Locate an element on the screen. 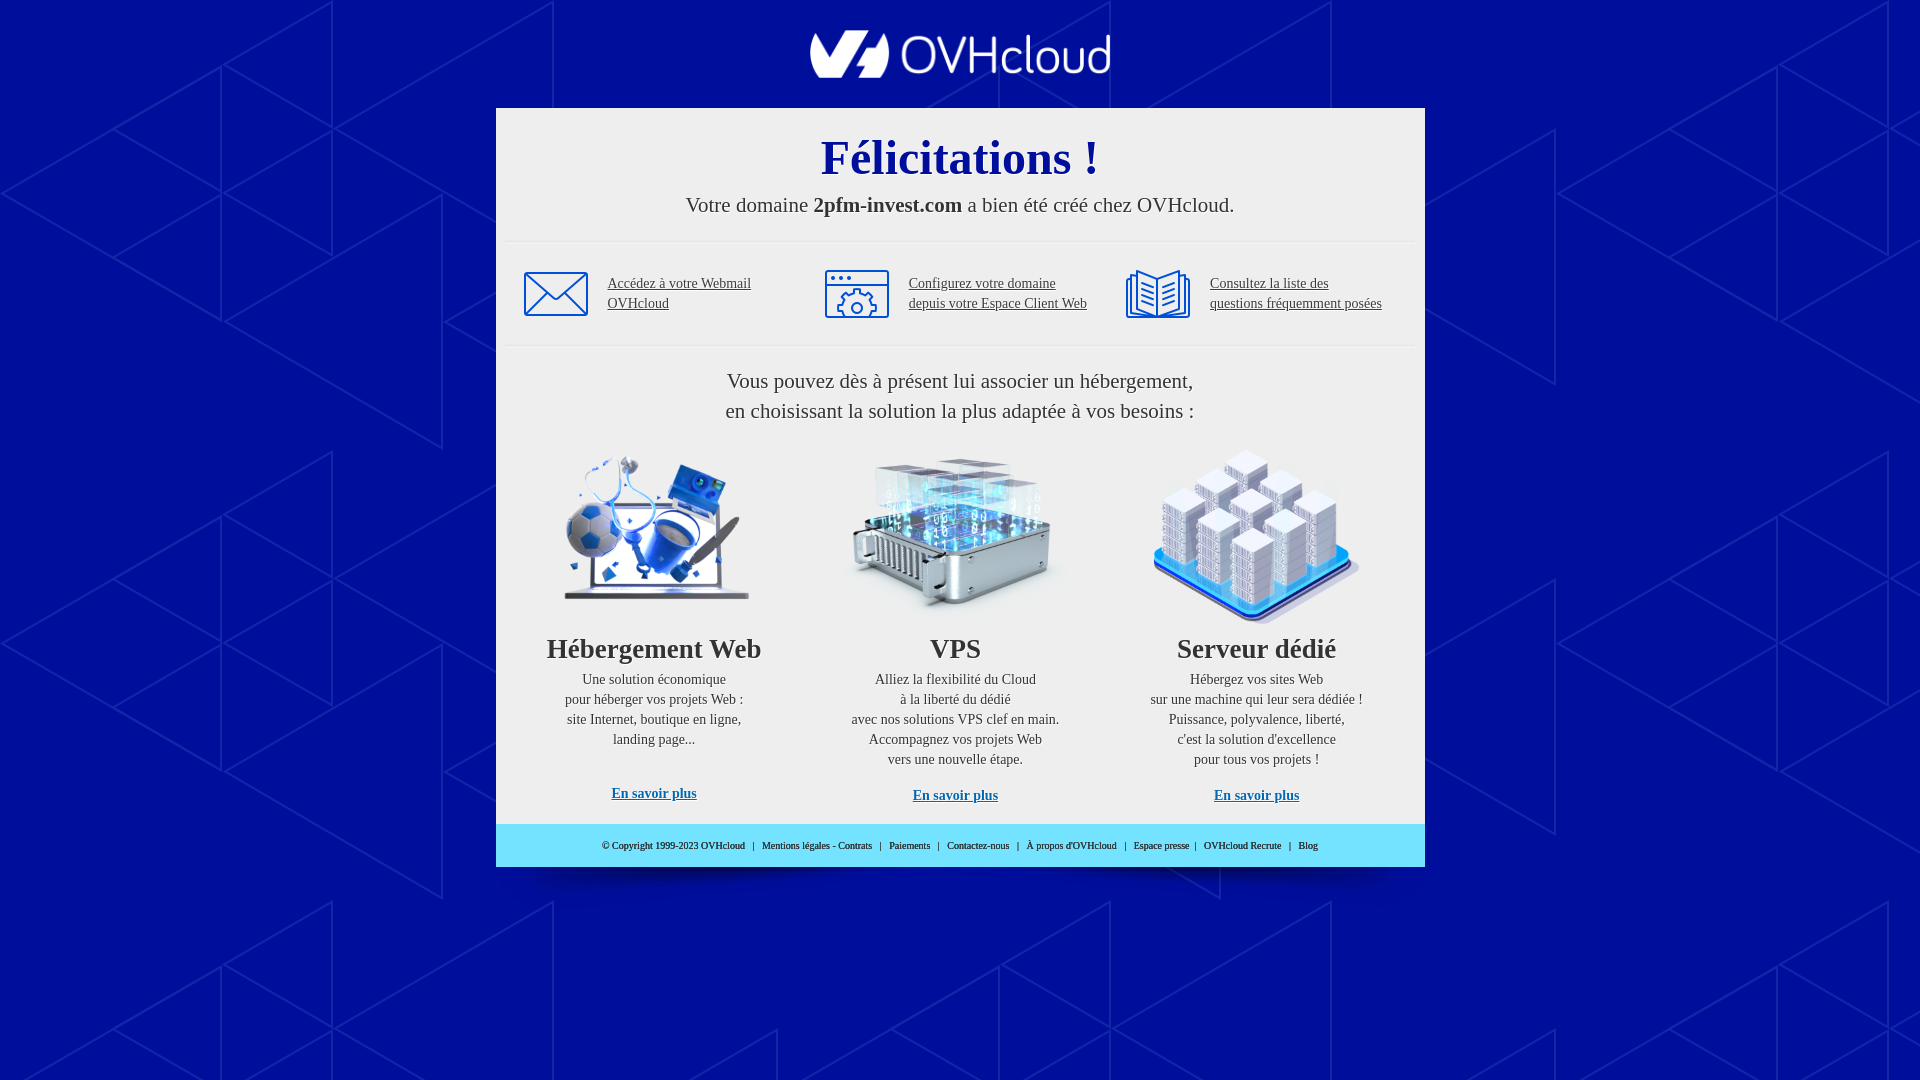 The width and height of the screenshot is (1920, 1080). 'Espace presse' is located at coordinates (1161, 845).